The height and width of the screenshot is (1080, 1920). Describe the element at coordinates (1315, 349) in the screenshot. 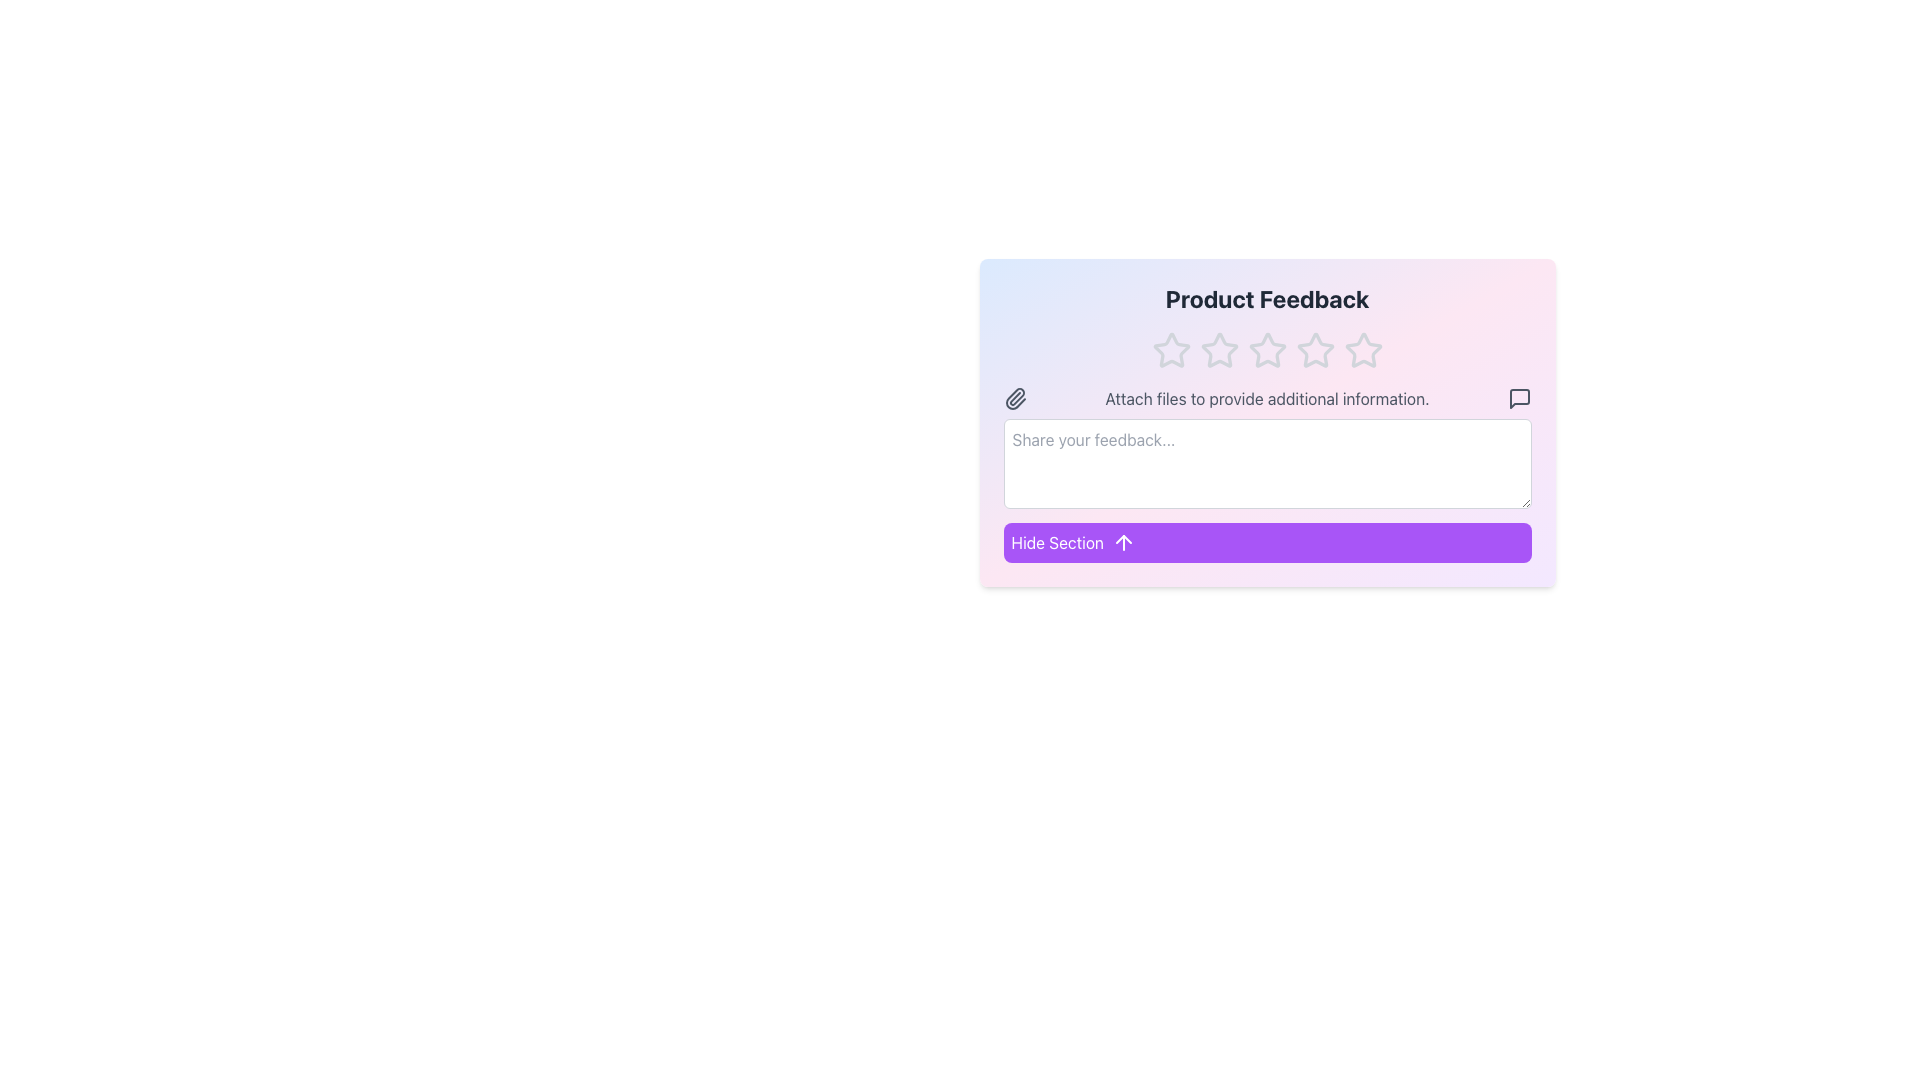

I see `the third star icon, which is a line-based design with a hollow center` at that location.